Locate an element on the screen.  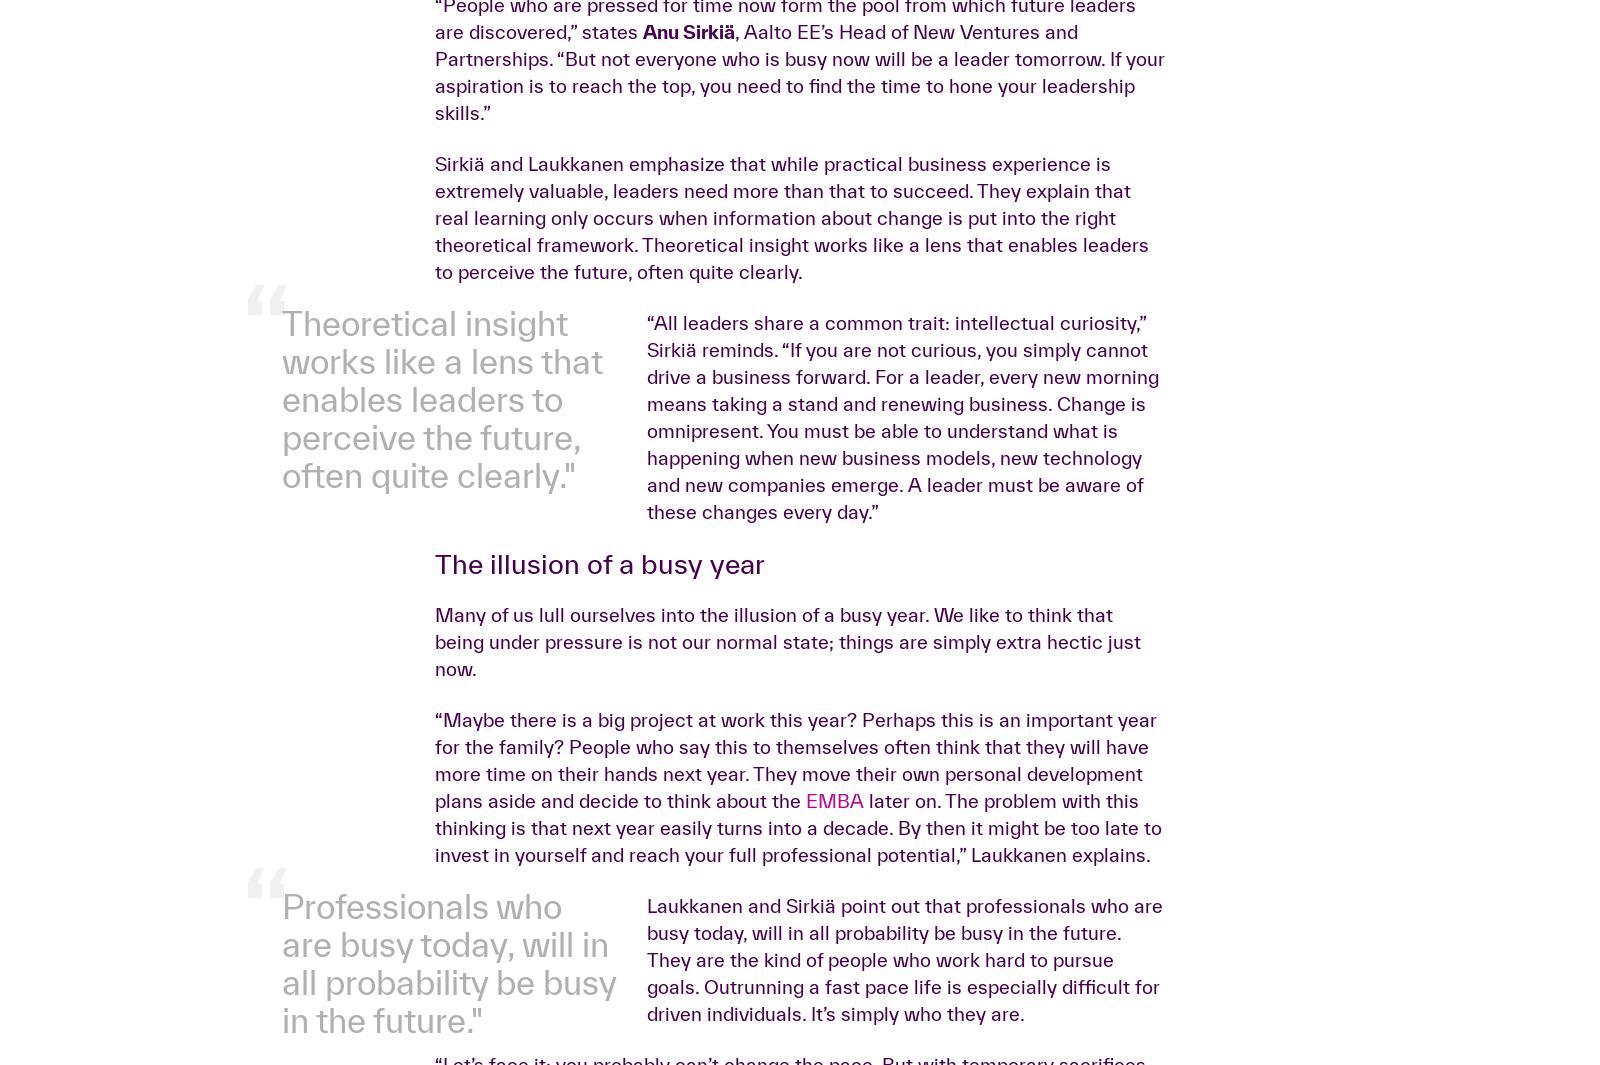
'Anu Sirkiä' is located at coordinates (688, 345).